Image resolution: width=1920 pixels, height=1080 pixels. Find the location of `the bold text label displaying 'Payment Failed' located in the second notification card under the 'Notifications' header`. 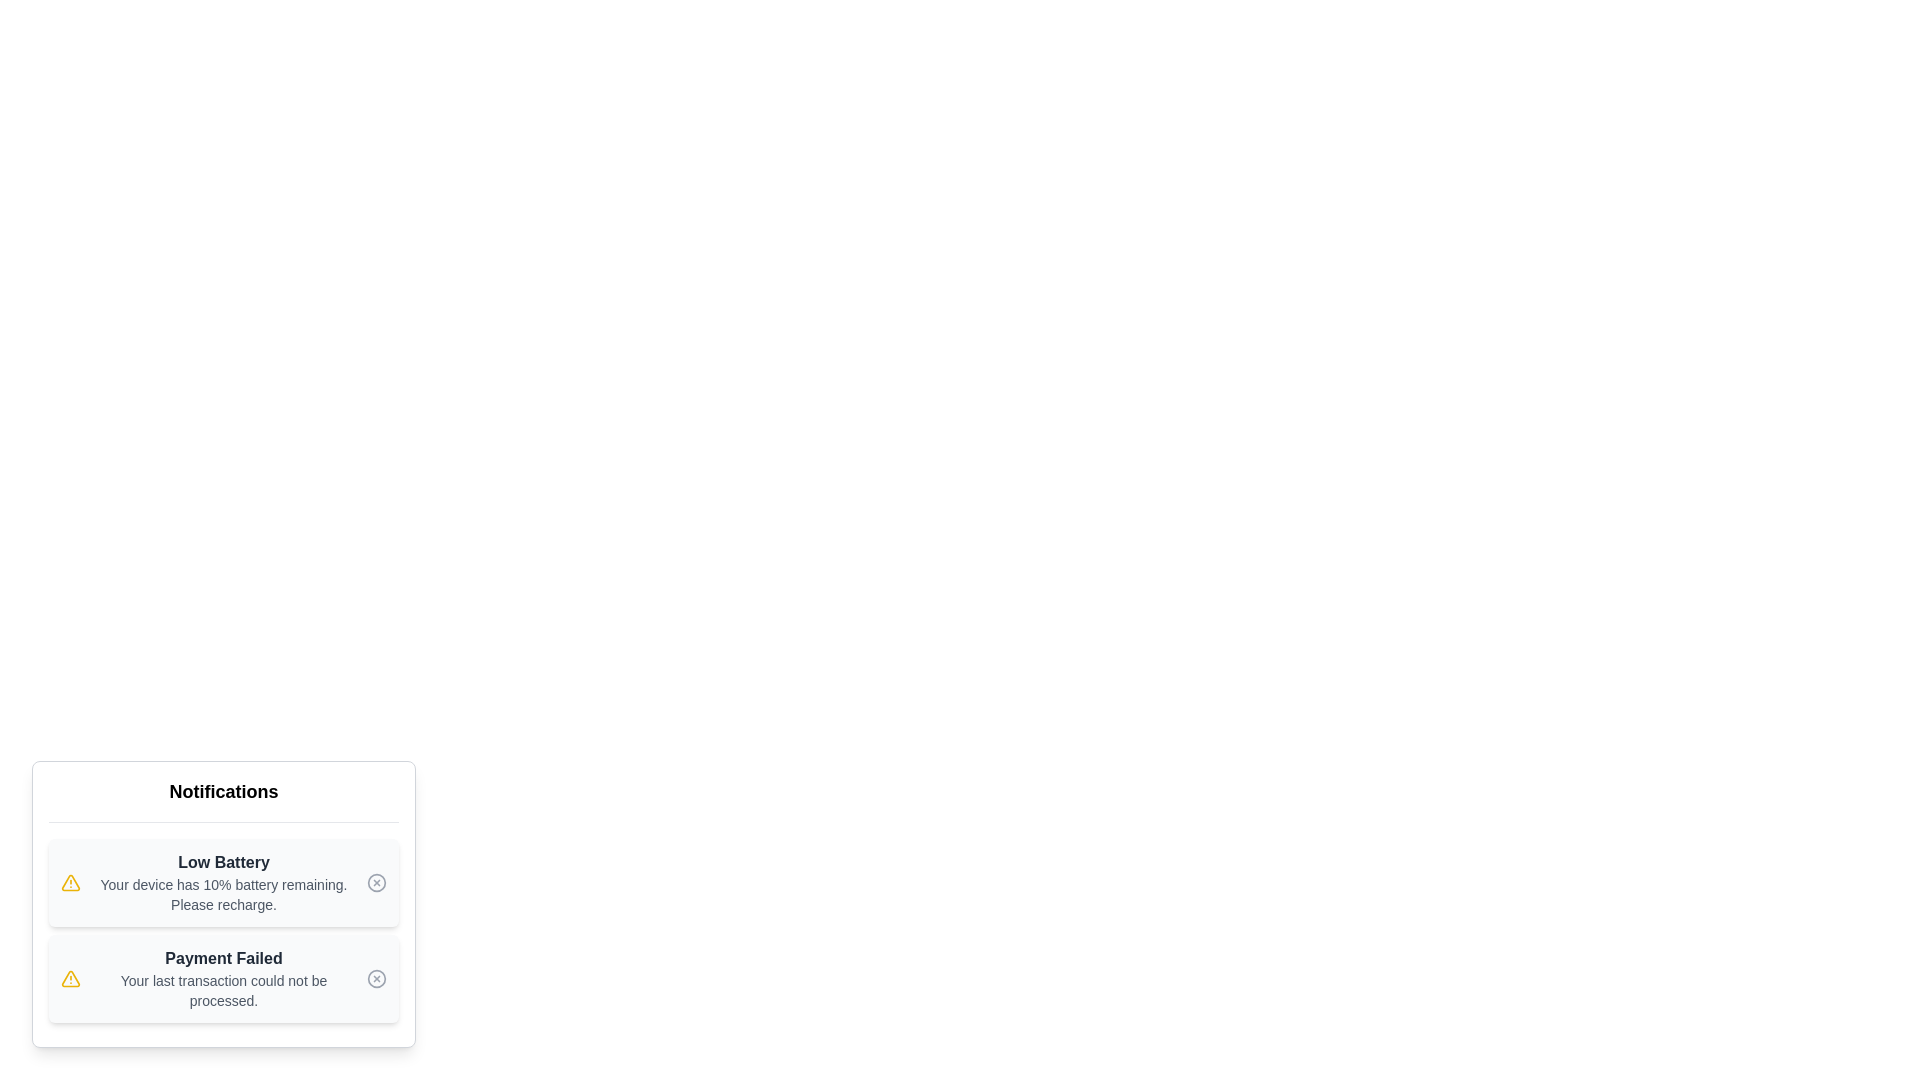

the bold text label displaying 'Payment Failed' located in the second notification card under the 'Notifications' header is located at coordinates (224, 958).